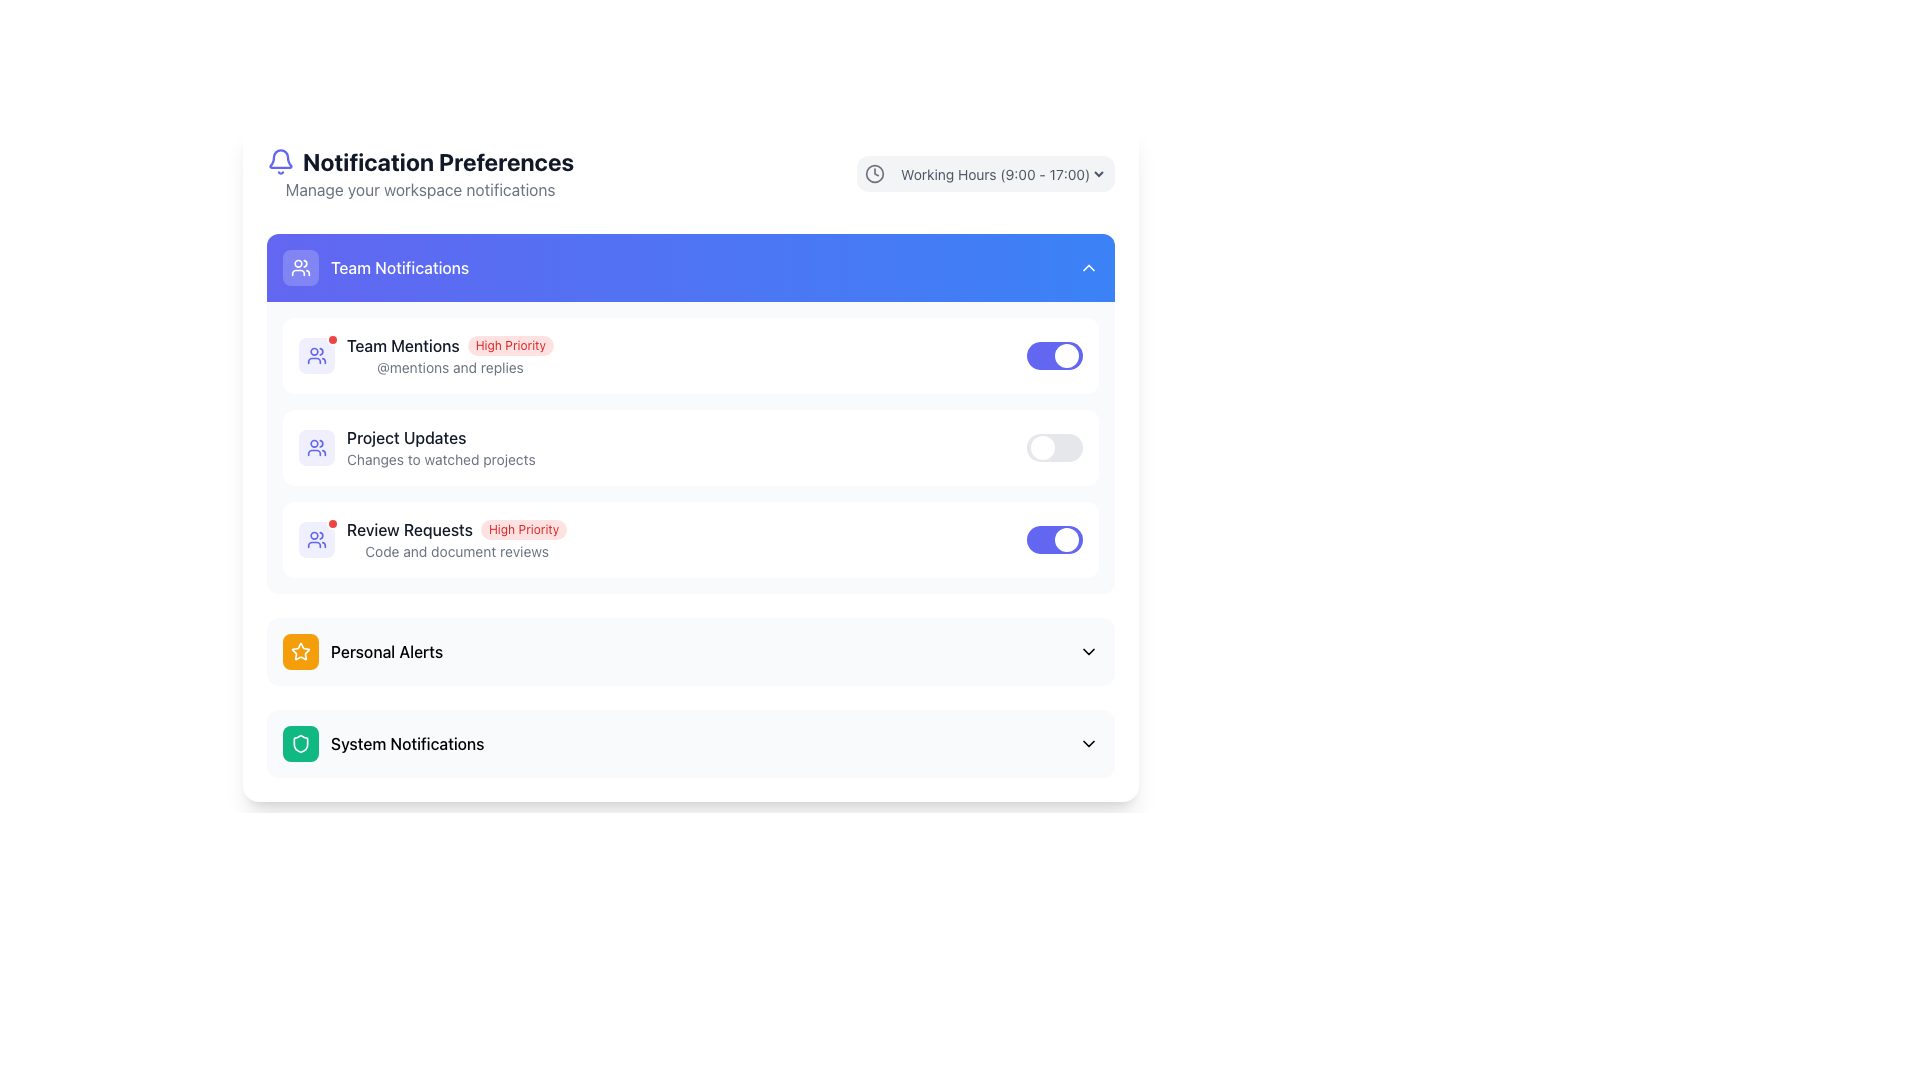 The width and height of the screenshot is (1920, 1080). What do you see at coordinates (456, 540) in the screenshot?
I see `the 'Review Requests' notification text element, which has a bold title and a red background` at bounding box center [456, 540].